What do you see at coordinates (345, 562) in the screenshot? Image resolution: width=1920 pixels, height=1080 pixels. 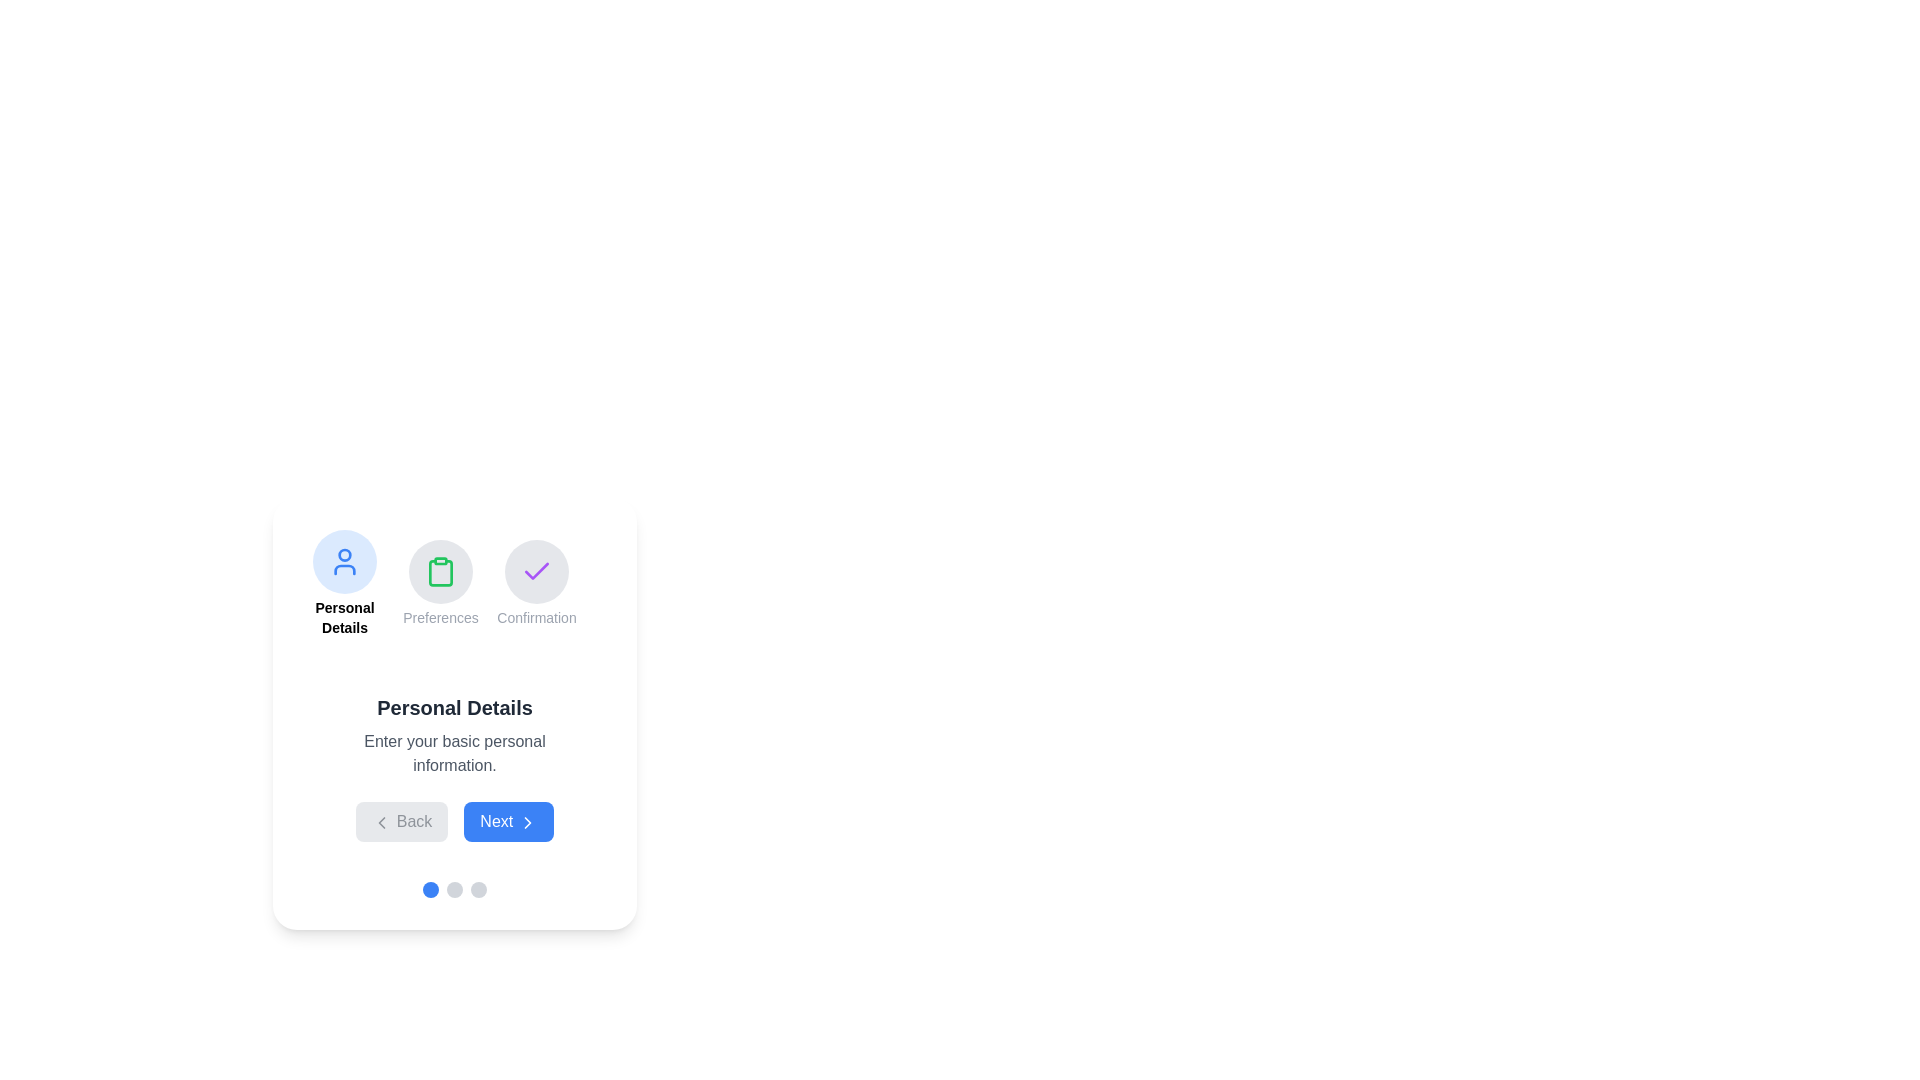 I see `the user profile icon, which is a minimalistic outline of a head and shoulders styled in blue, located on the leftmost side of a group of three icons at the top section of a card interface` at bounding box center [345, 562].